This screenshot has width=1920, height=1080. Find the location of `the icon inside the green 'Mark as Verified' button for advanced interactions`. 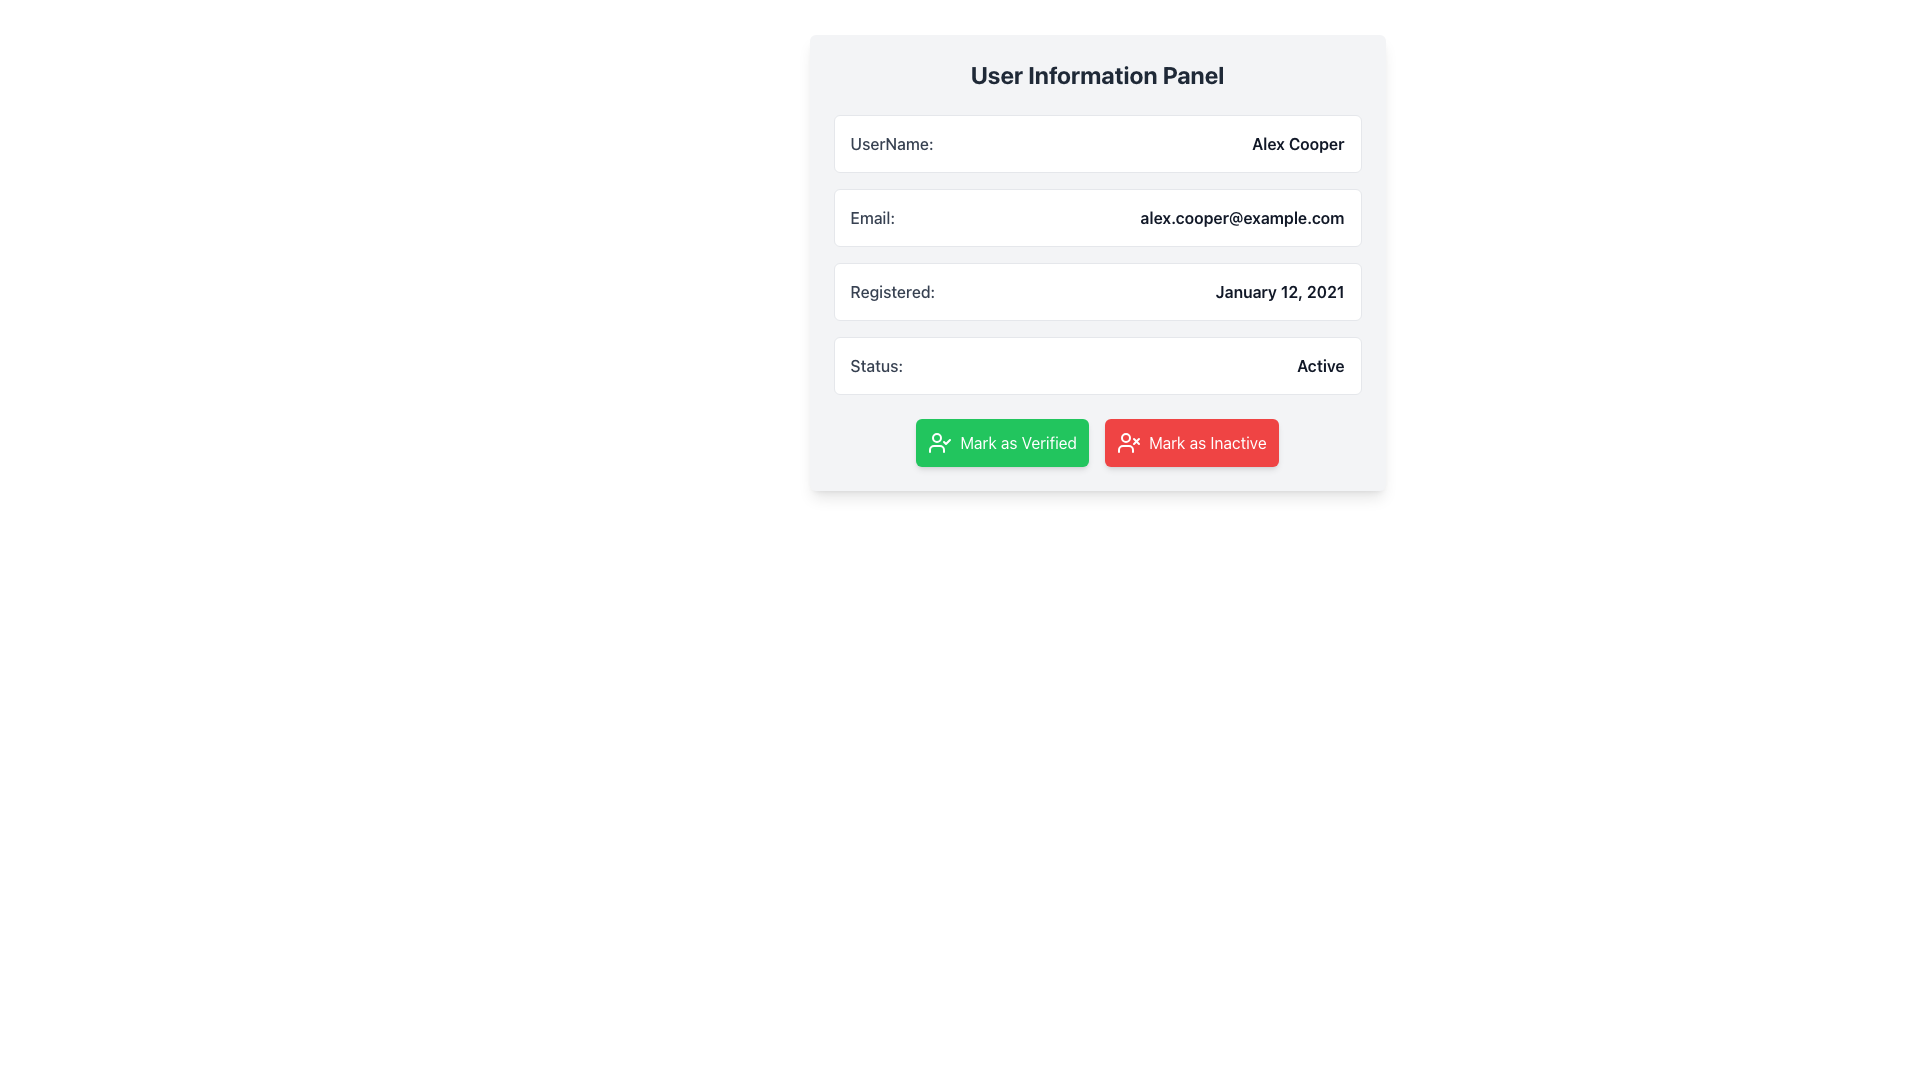

the icon inside the green 'Mark as Verified' button for advanced interactions is located at coordinates (939, 442).